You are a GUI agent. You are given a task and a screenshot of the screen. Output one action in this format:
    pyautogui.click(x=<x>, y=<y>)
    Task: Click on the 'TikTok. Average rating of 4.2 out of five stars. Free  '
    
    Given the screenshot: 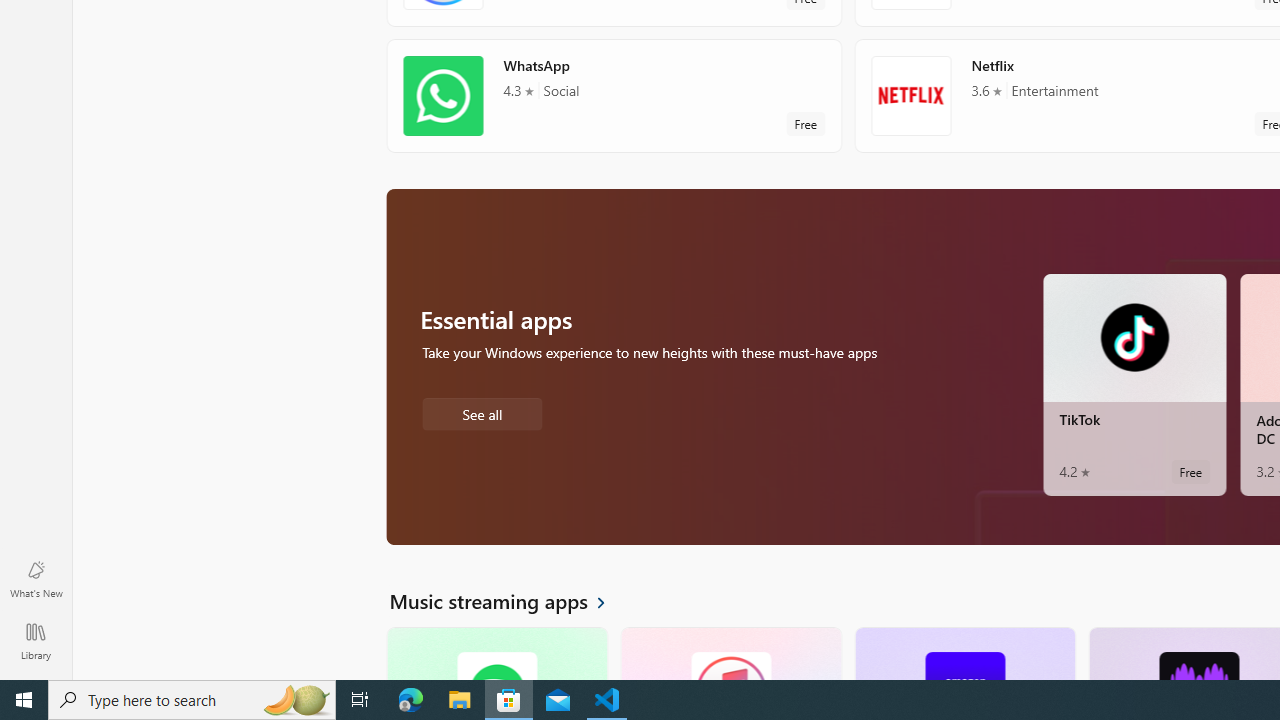 What is the action you would take?
    pyautogui.click(x=1134, y=384)
    